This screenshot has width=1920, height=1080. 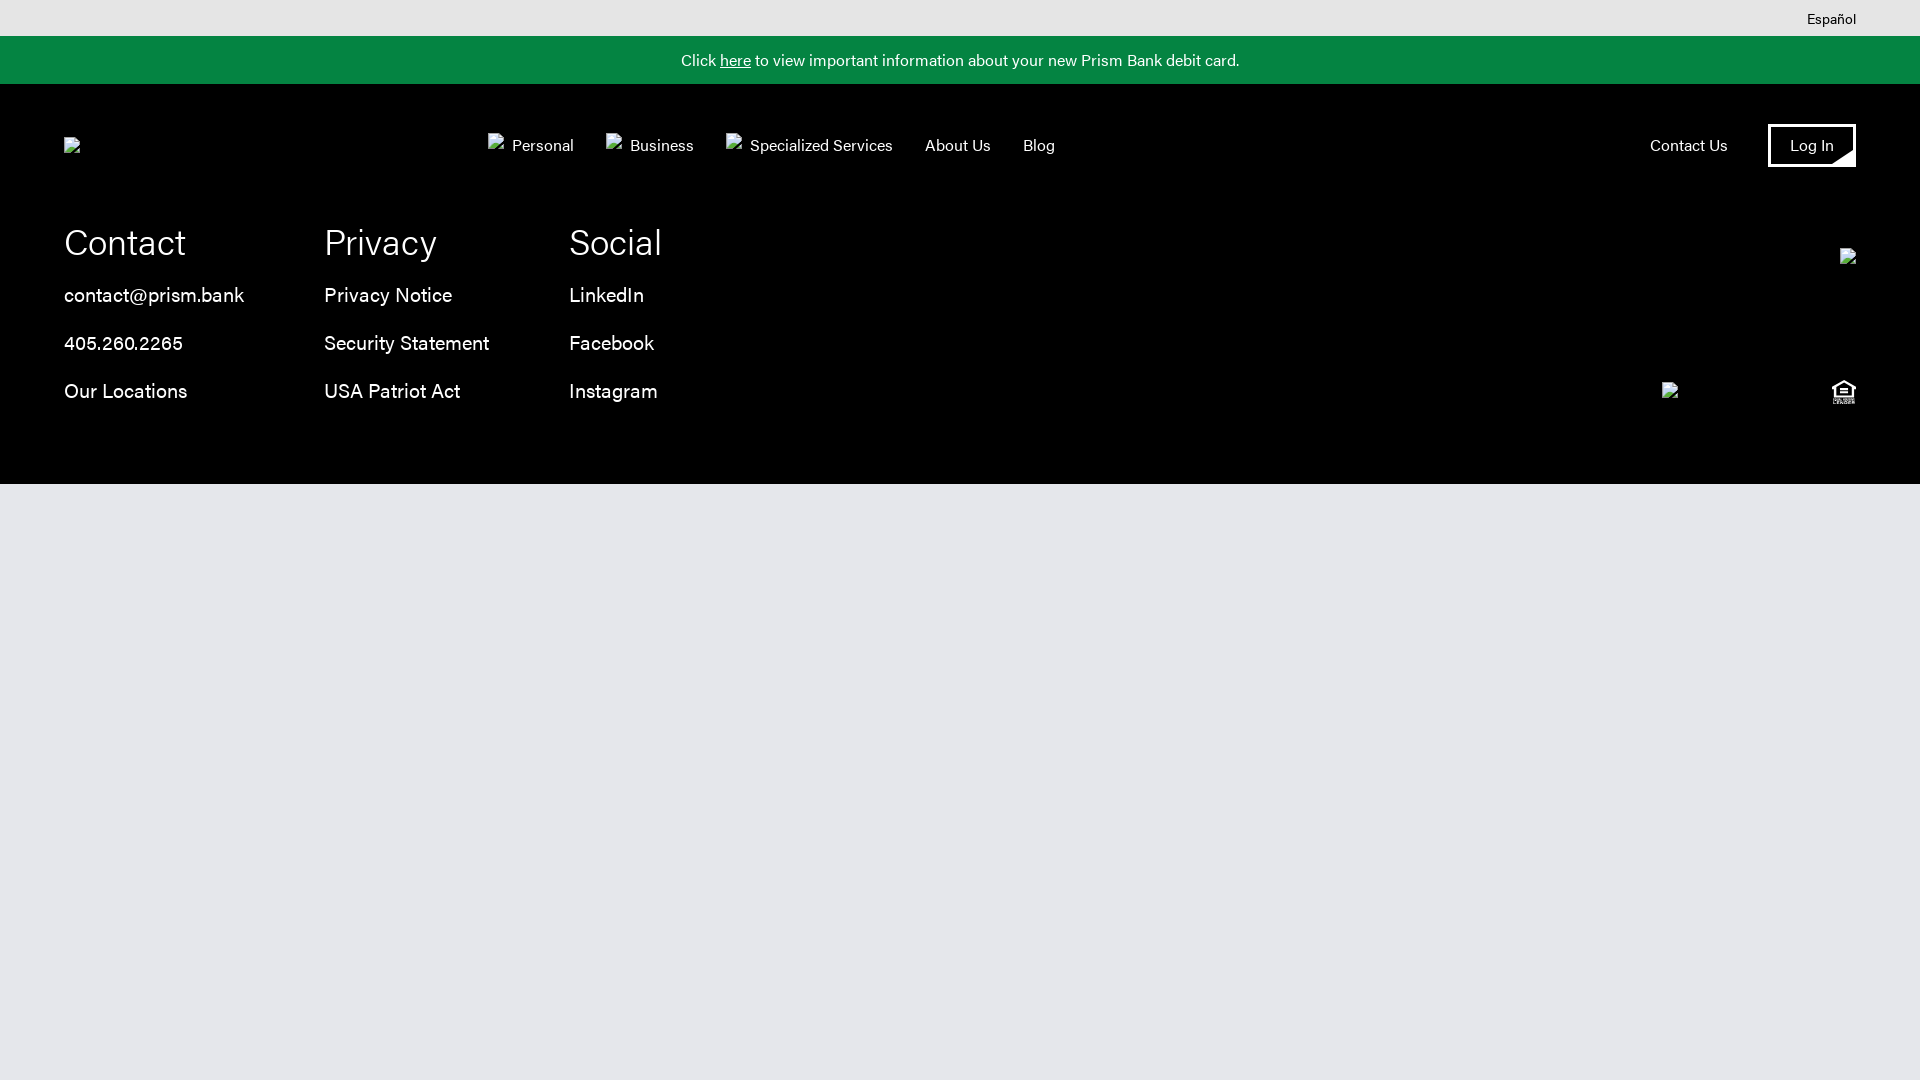 I want to click on 'Personal', so click(x=488, y=144).